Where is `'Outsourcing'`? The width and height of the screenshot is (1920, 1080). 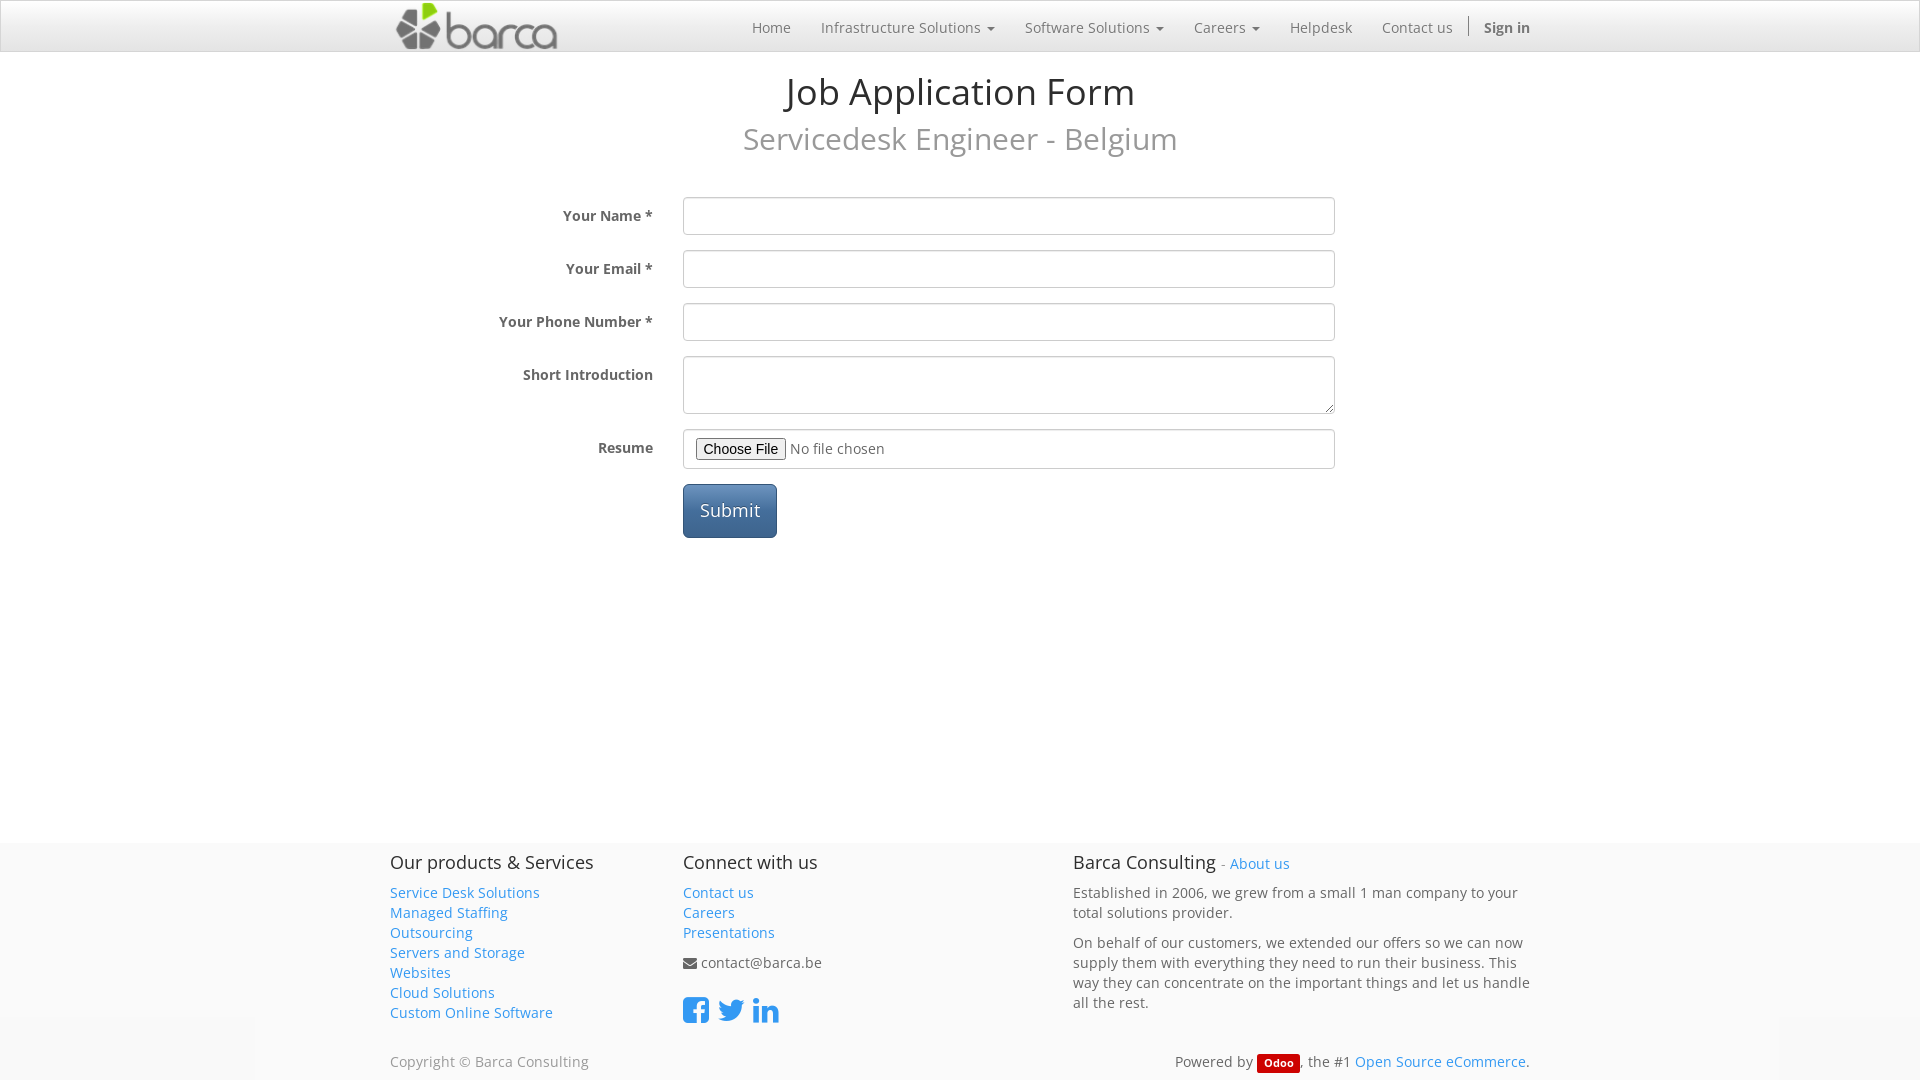 'Outsourcing' is located at coordinates (430, 932).